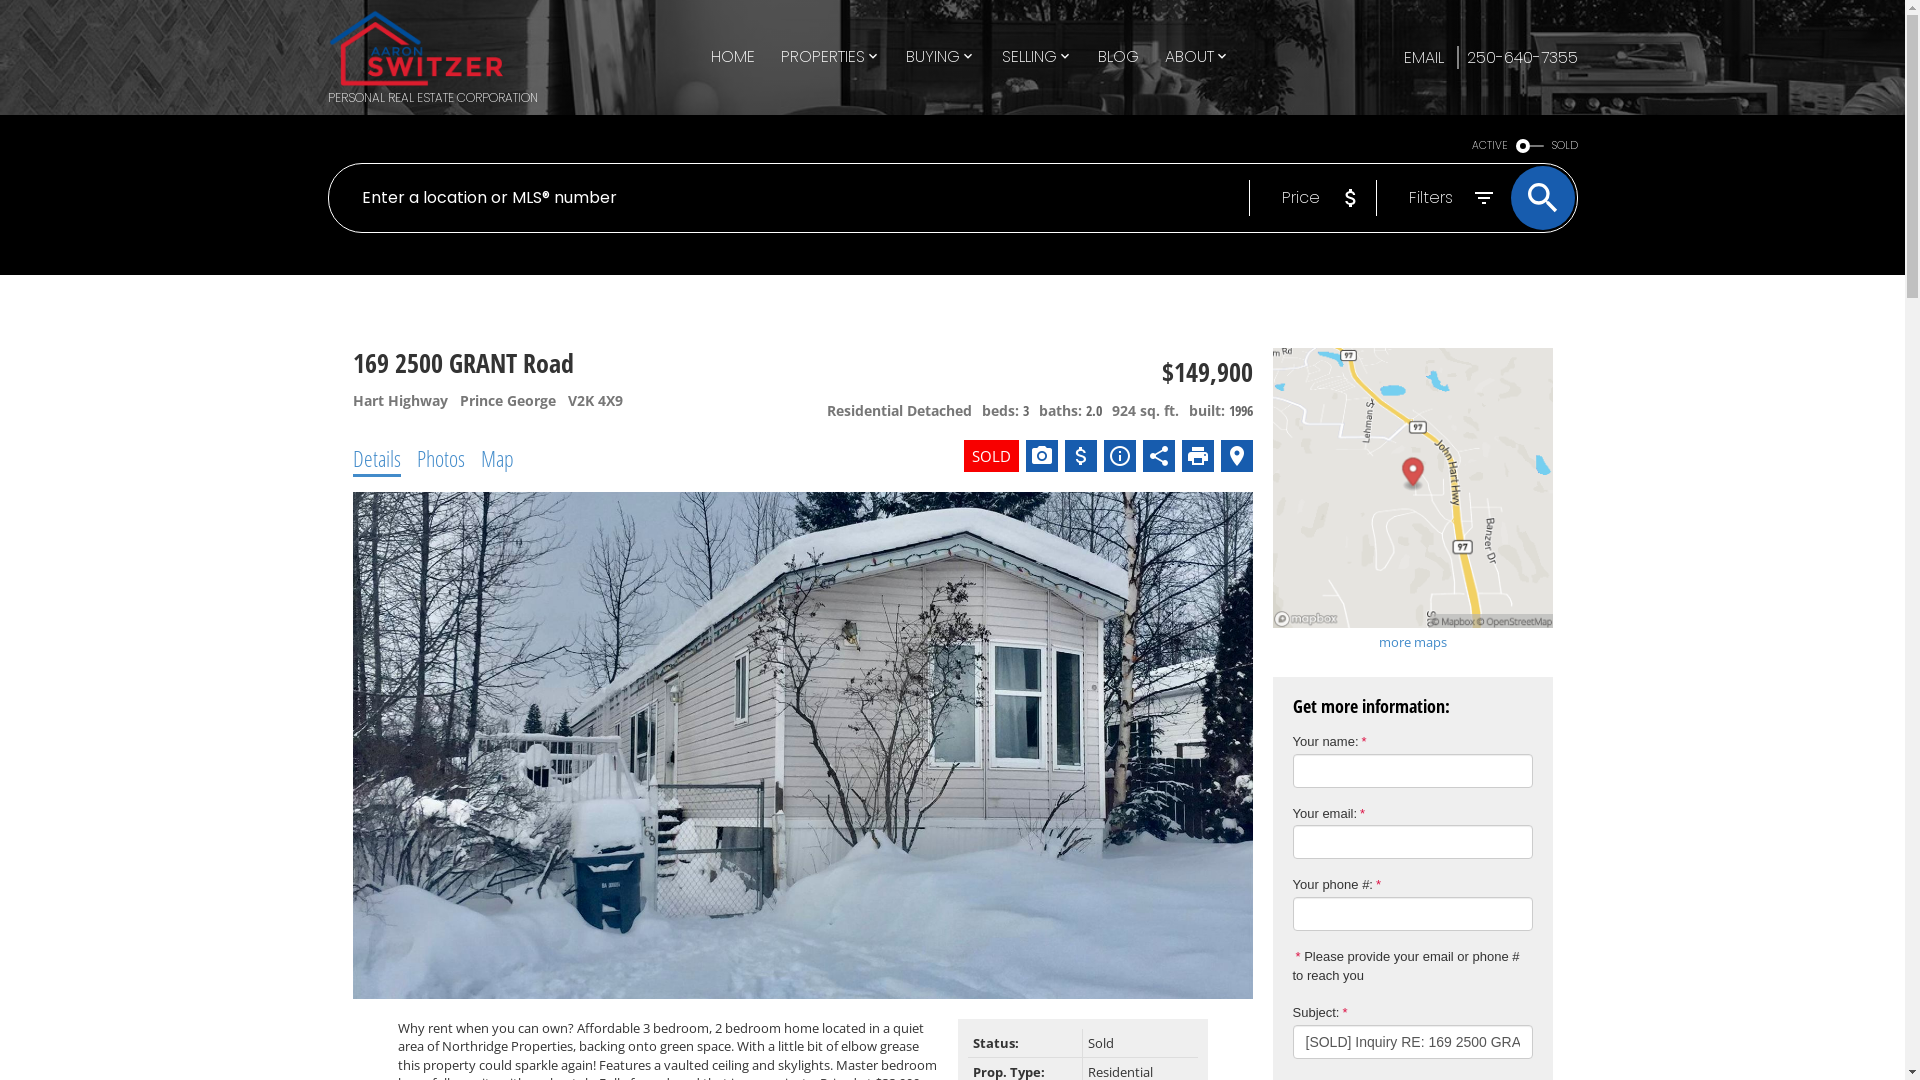 The image size is (1920, 1080). I want to click on 'View photo gallery', so click(1040, 455).